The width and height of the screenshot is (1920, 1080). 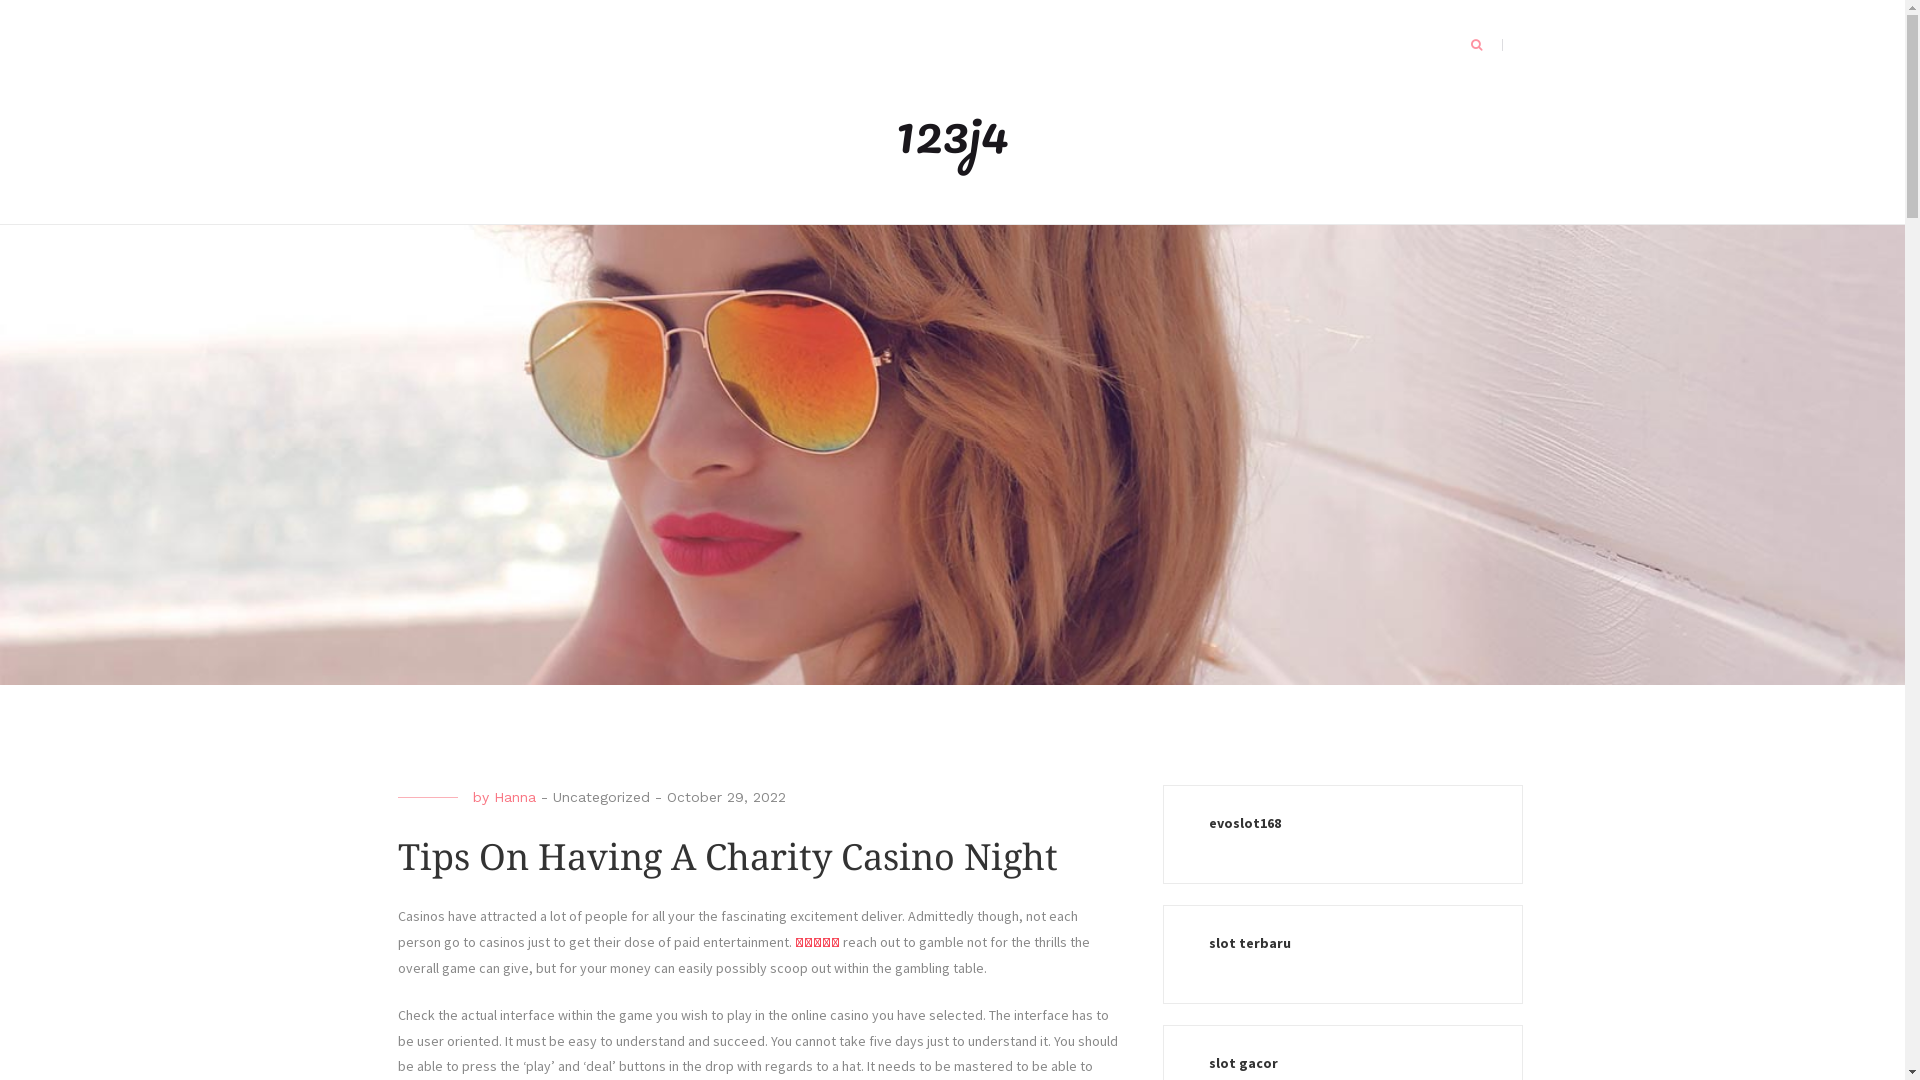 I want to click on 'Hanna', so click(x=494, y=796).